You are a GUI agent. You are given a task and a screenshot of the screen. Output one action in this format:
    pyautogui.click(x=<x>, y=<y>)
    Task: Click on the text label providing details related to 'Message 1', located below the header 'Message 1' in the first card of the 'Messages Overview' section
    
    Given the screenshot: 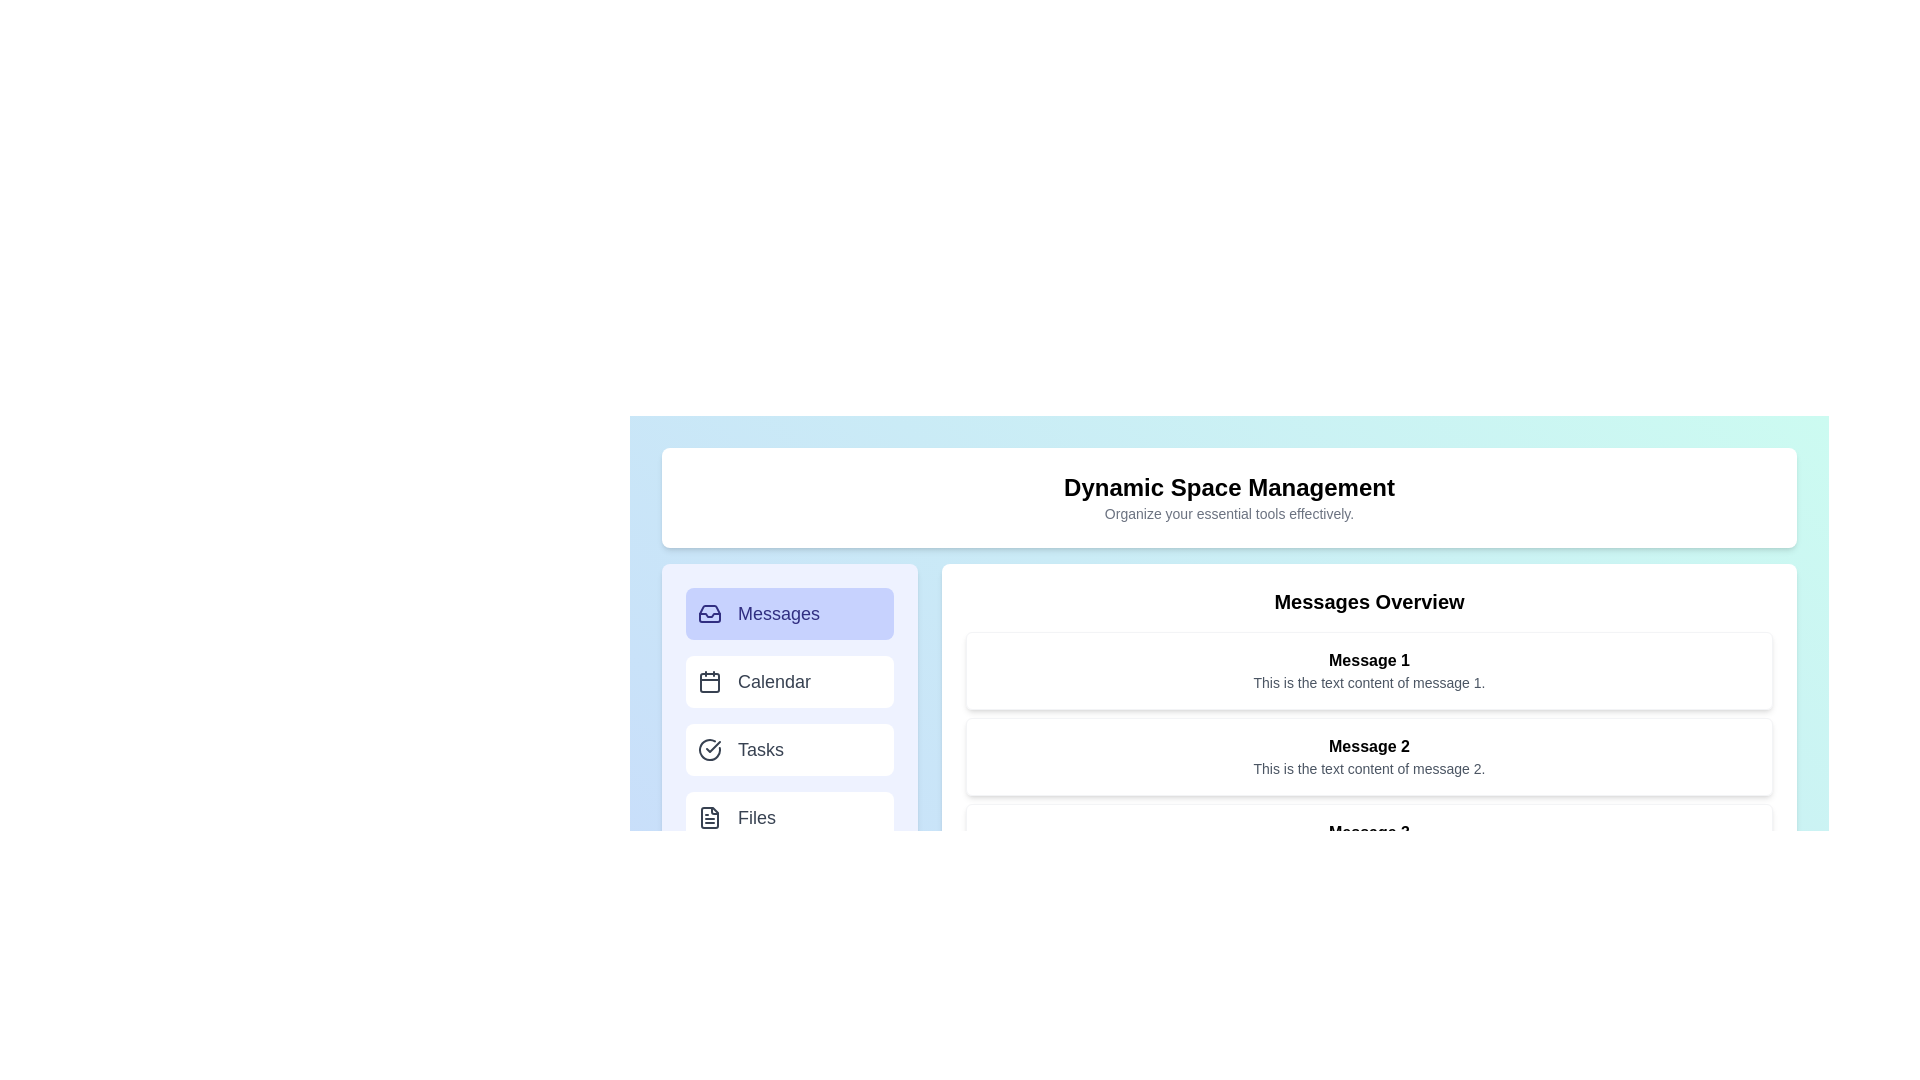 What is the action you would take?
    pyautogui.click(x=1368, y=681)
    